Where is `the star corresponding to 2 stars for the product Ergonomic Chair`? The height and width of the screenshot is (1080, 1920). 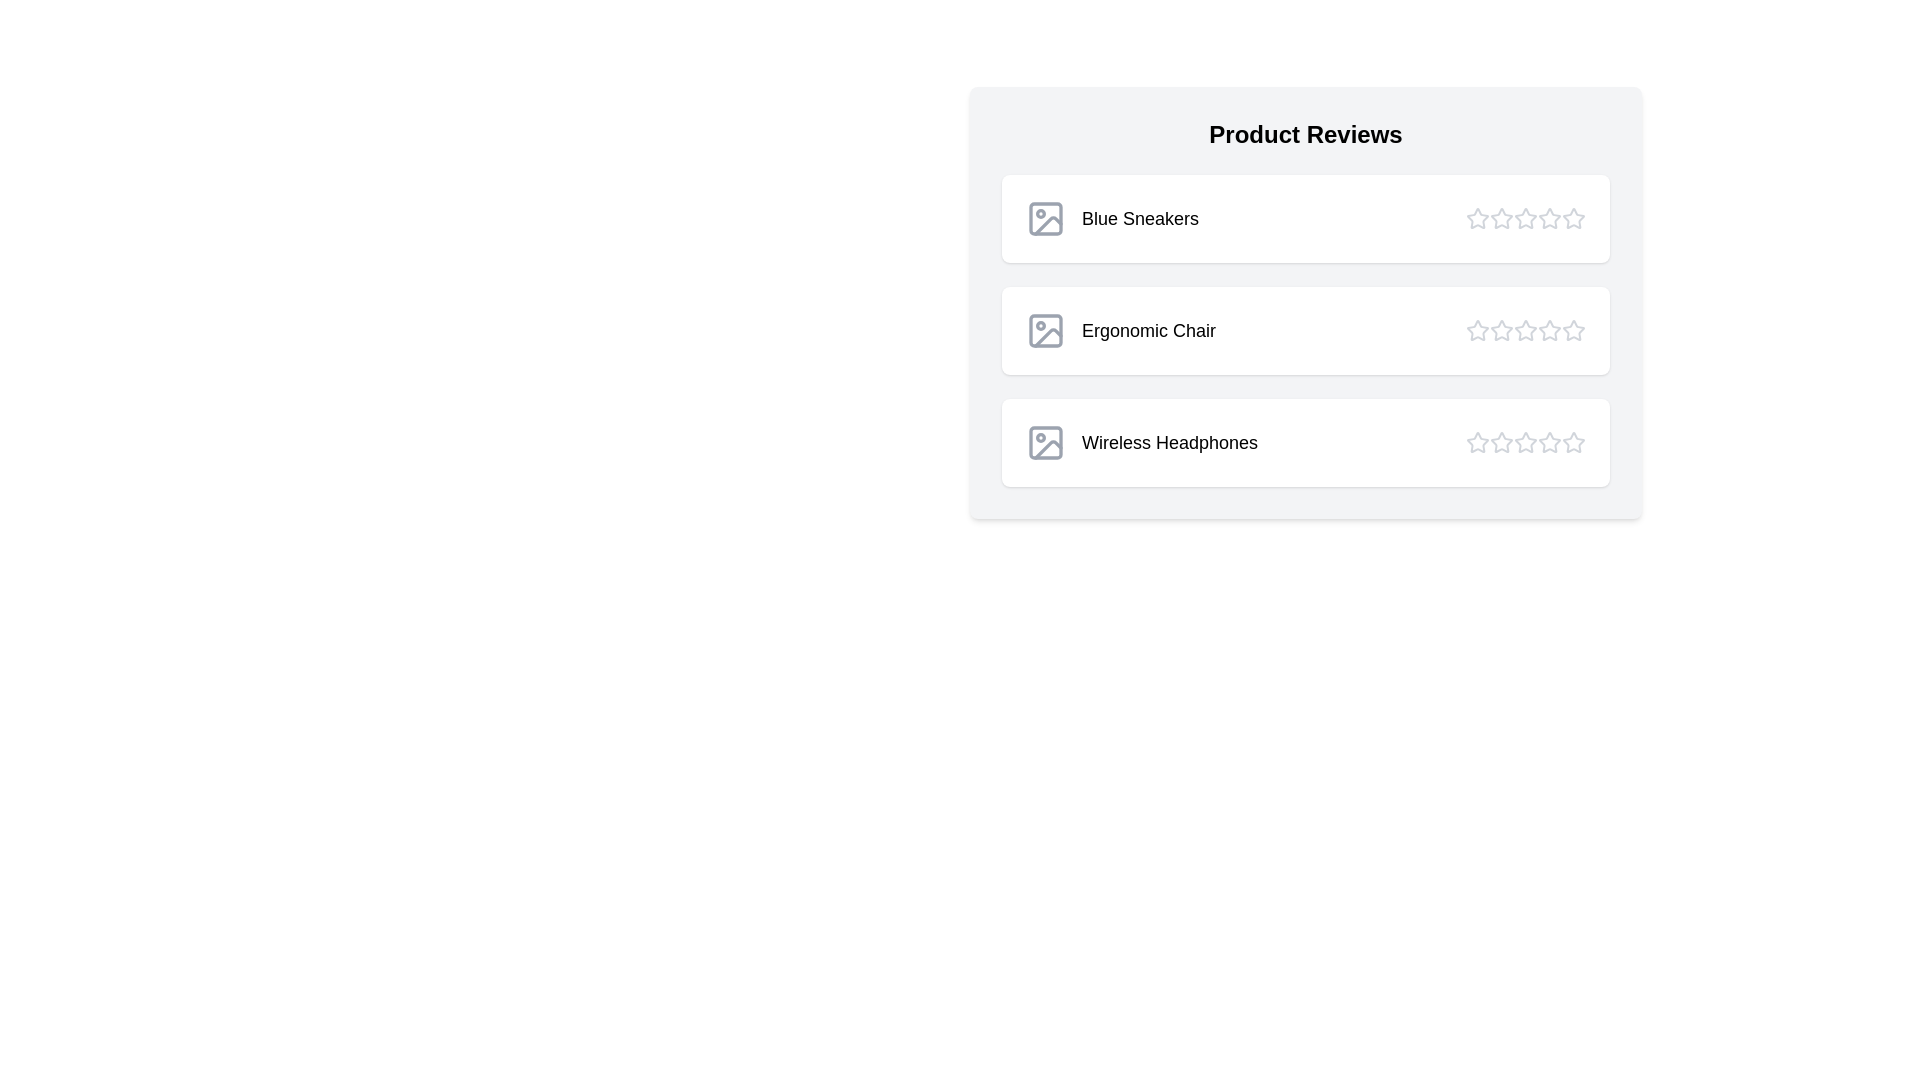 the star corresponding to 2 stars for the product Ergonomic Chair is located at coordinates (1502, 330).